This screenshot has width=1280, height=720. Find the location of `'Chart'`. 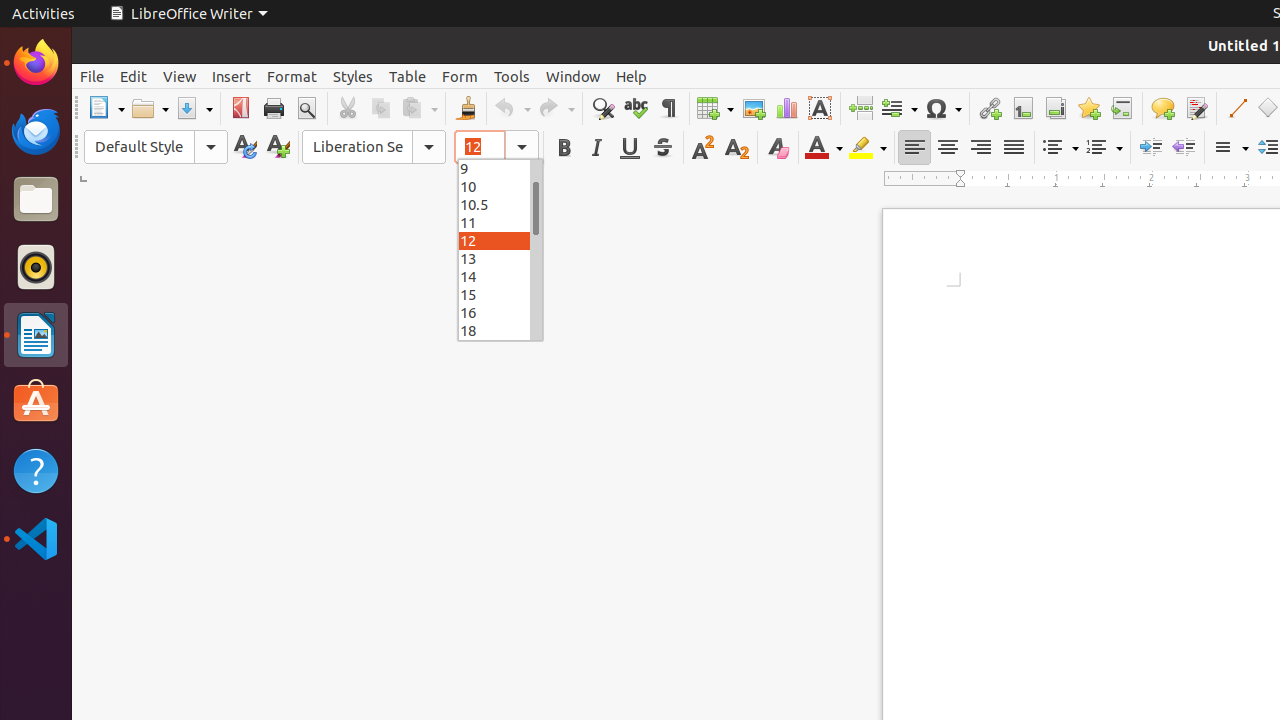

'Chart' is located at coordinates (785, 108).